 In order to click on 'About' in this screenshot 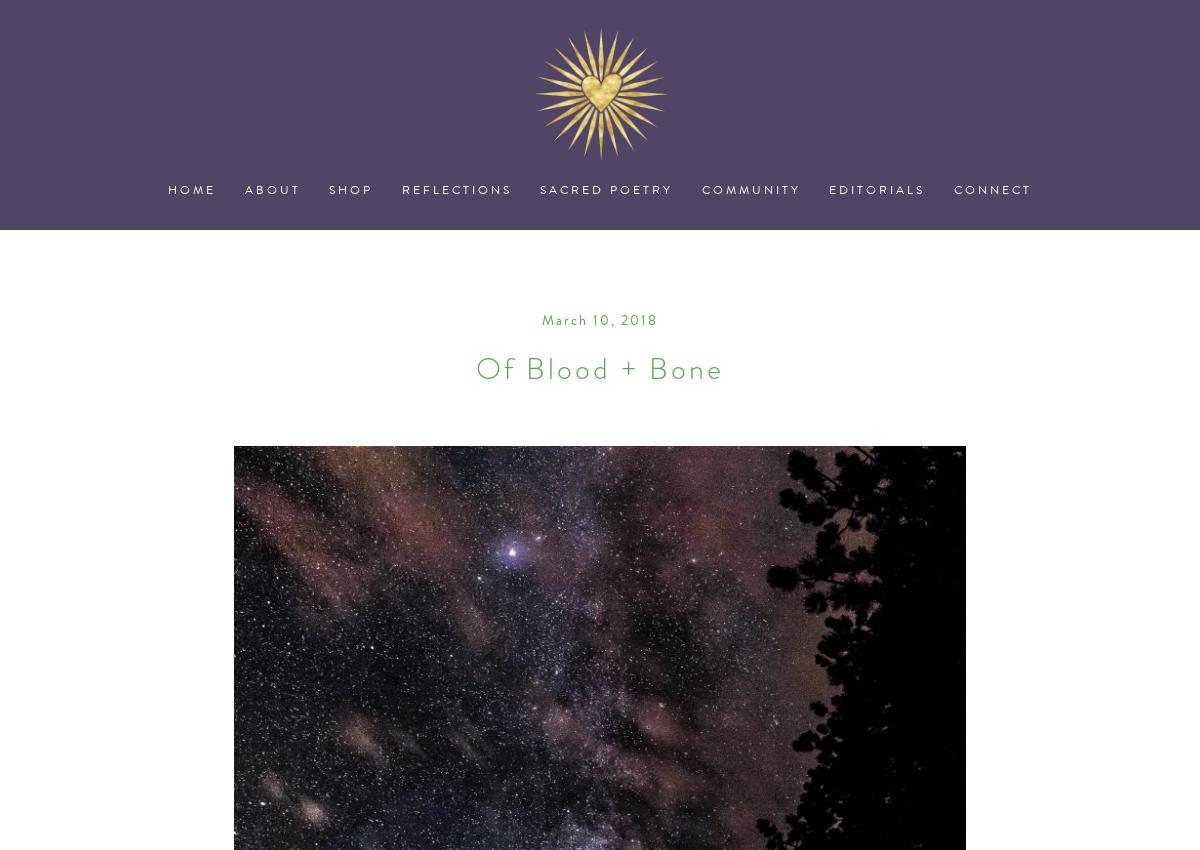, I will do `click(271, 188)`.